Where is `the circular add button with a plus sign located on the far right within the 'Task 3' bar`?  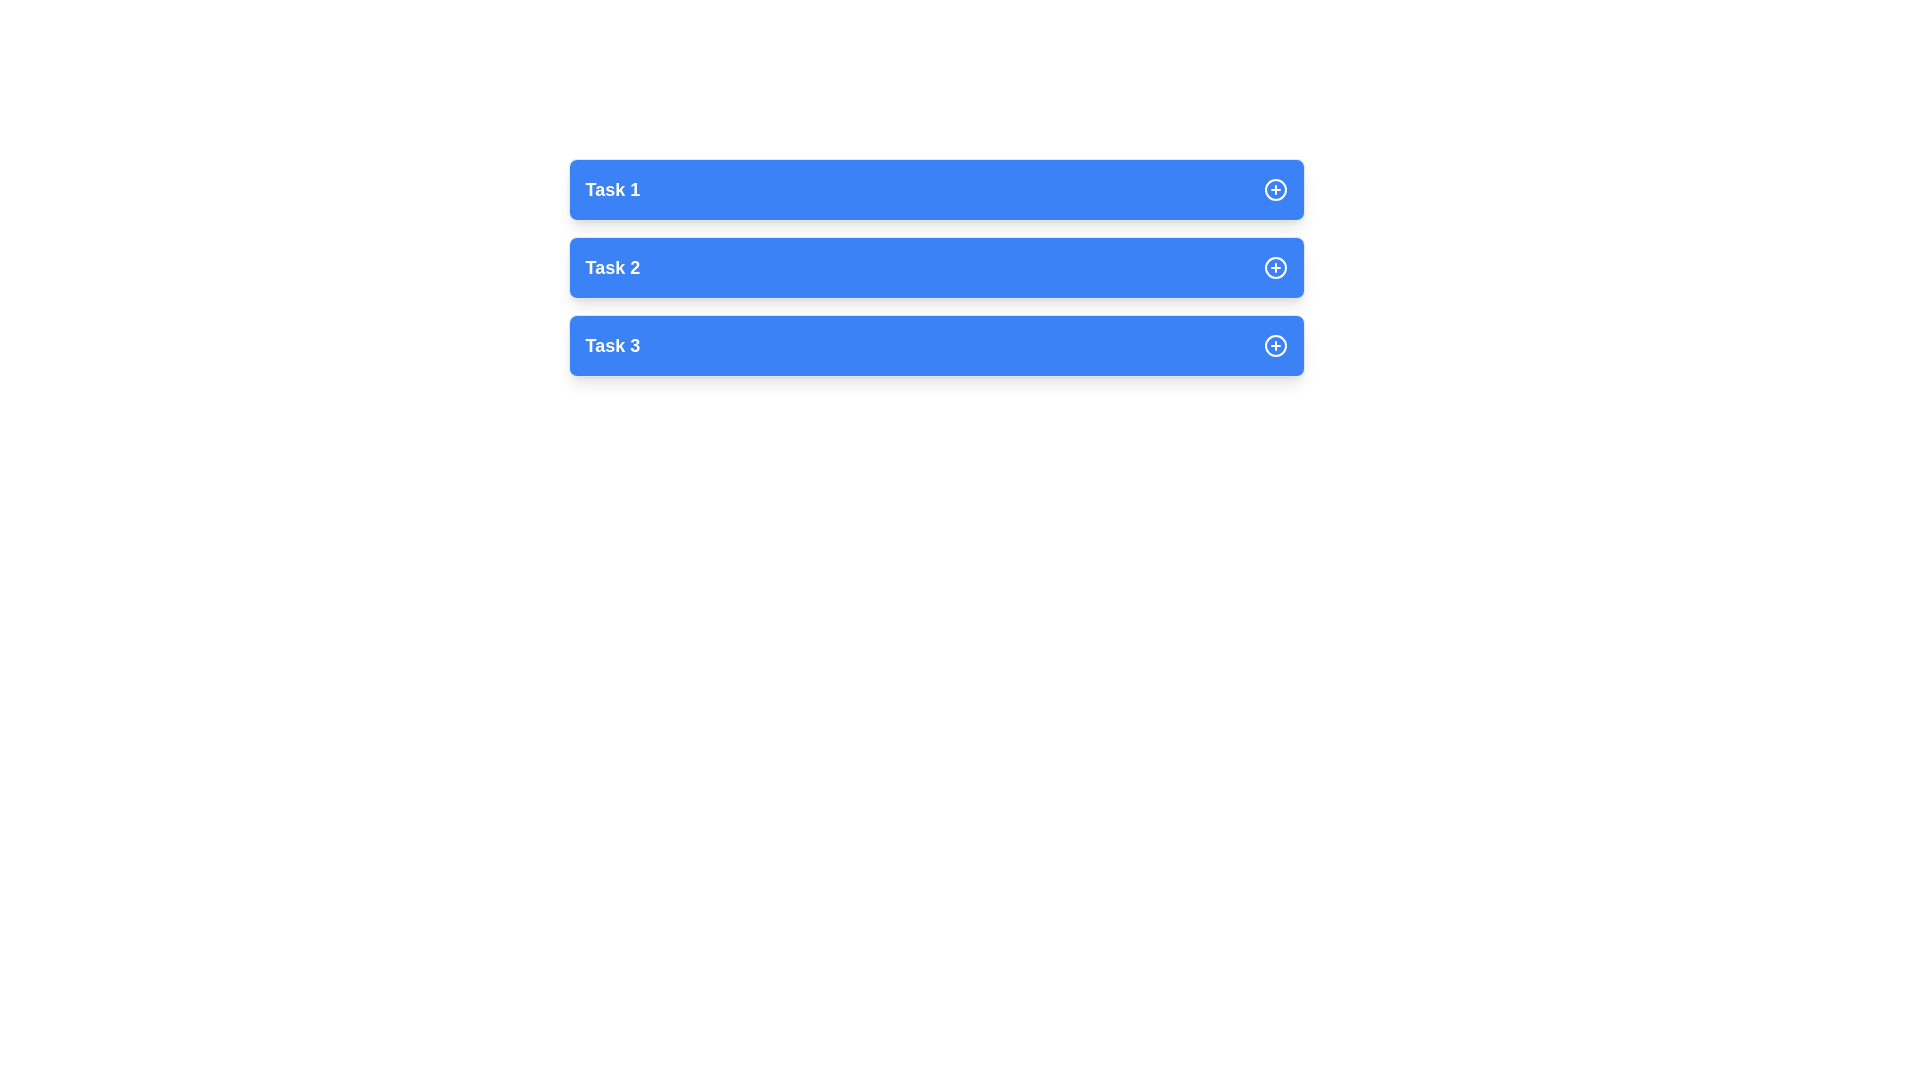
the circular add button with a plus sign located on the far right within the 'Task 3' bar is located at coordinates (1274, 345).